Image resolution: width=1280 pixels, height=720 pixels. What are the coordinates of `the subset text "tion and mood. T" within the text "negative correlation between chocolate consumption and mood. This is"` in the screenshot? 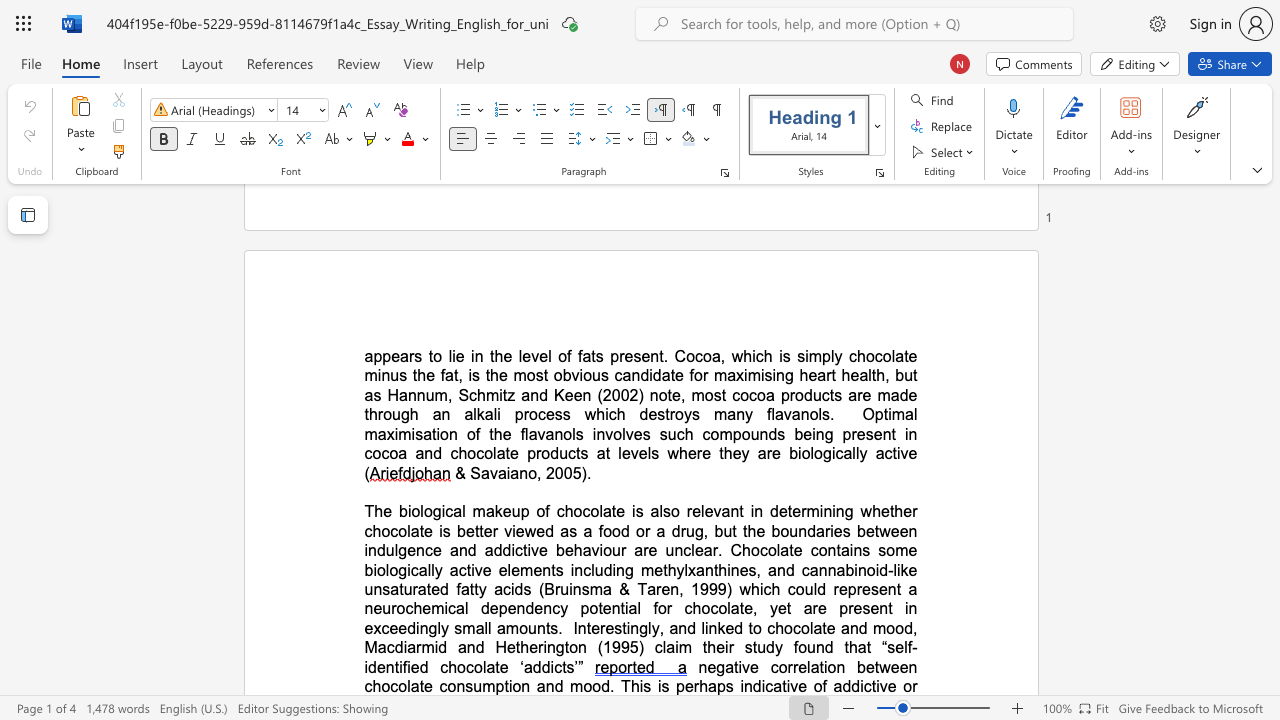 It's located at (504, 685).